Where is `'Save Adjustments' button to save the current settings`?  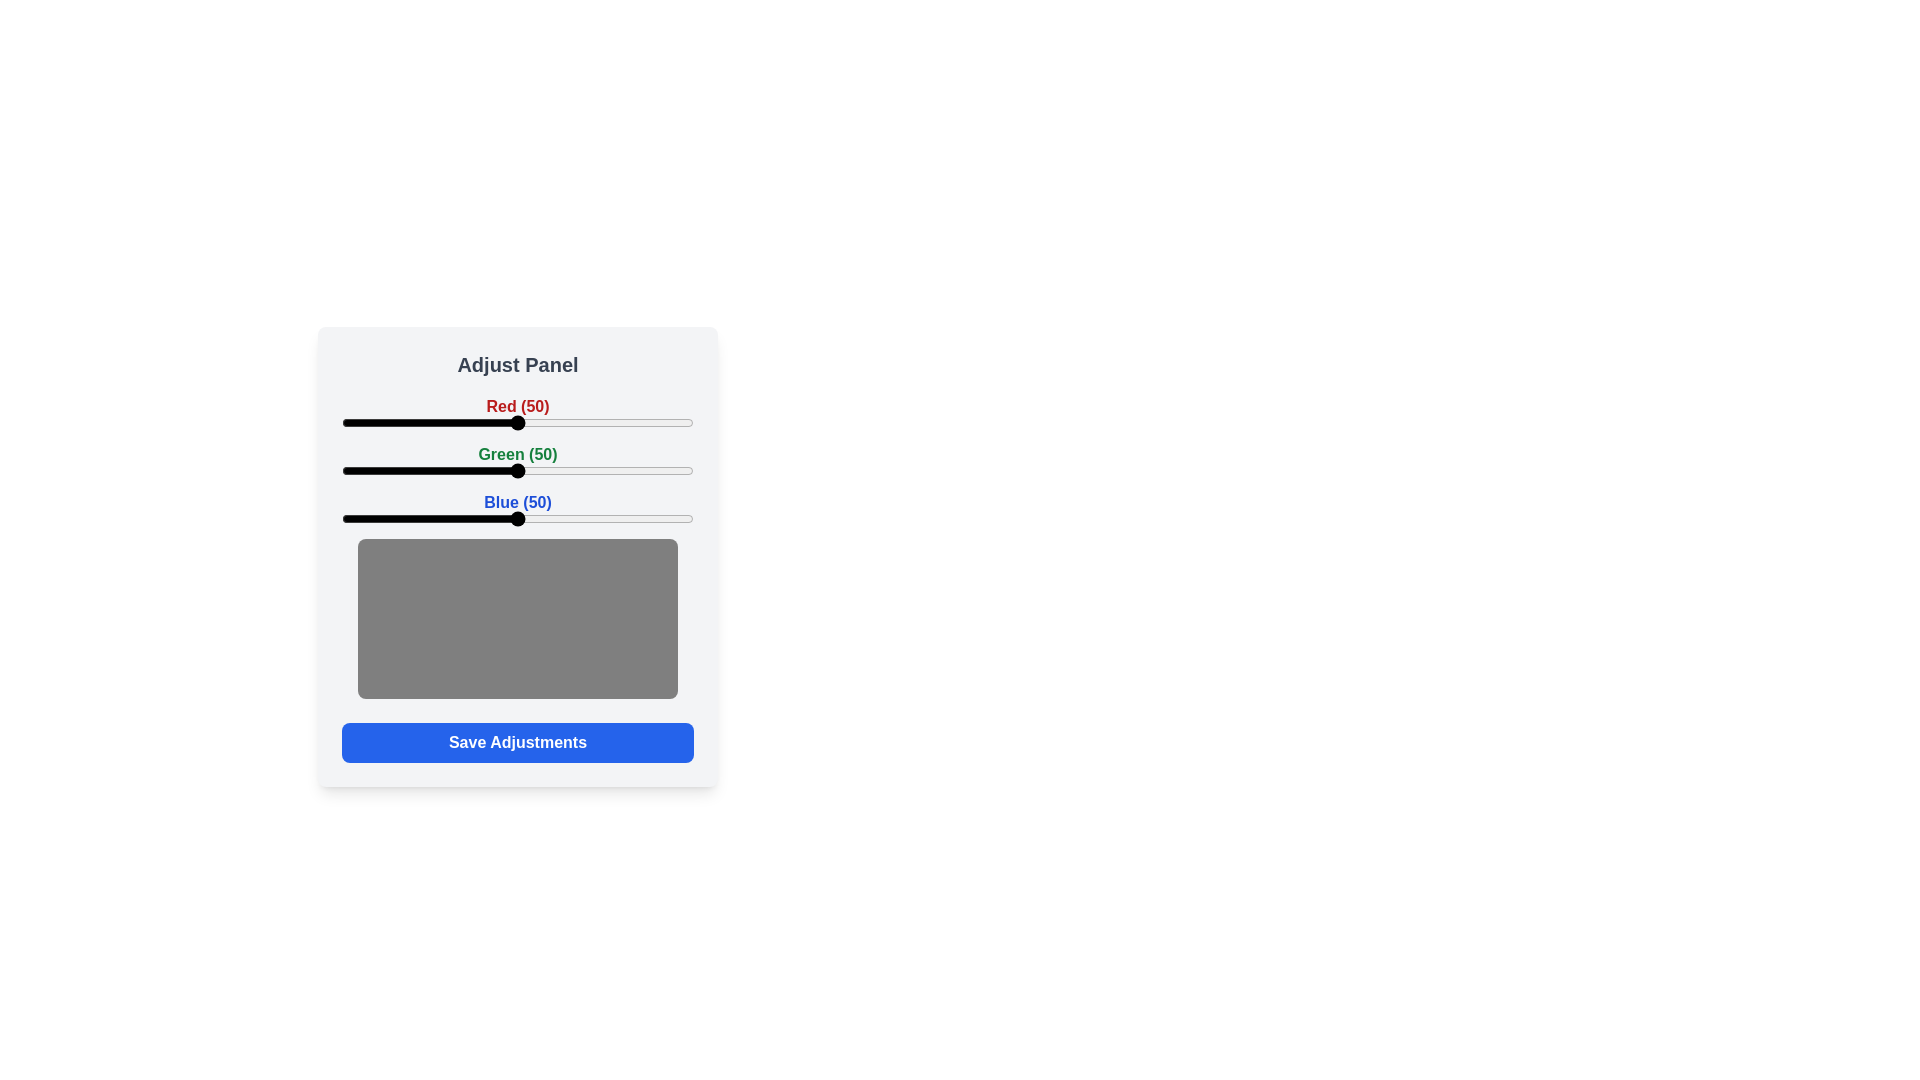 'Save Adjustments' button to save the current settings is located at coordinates (518, 743).